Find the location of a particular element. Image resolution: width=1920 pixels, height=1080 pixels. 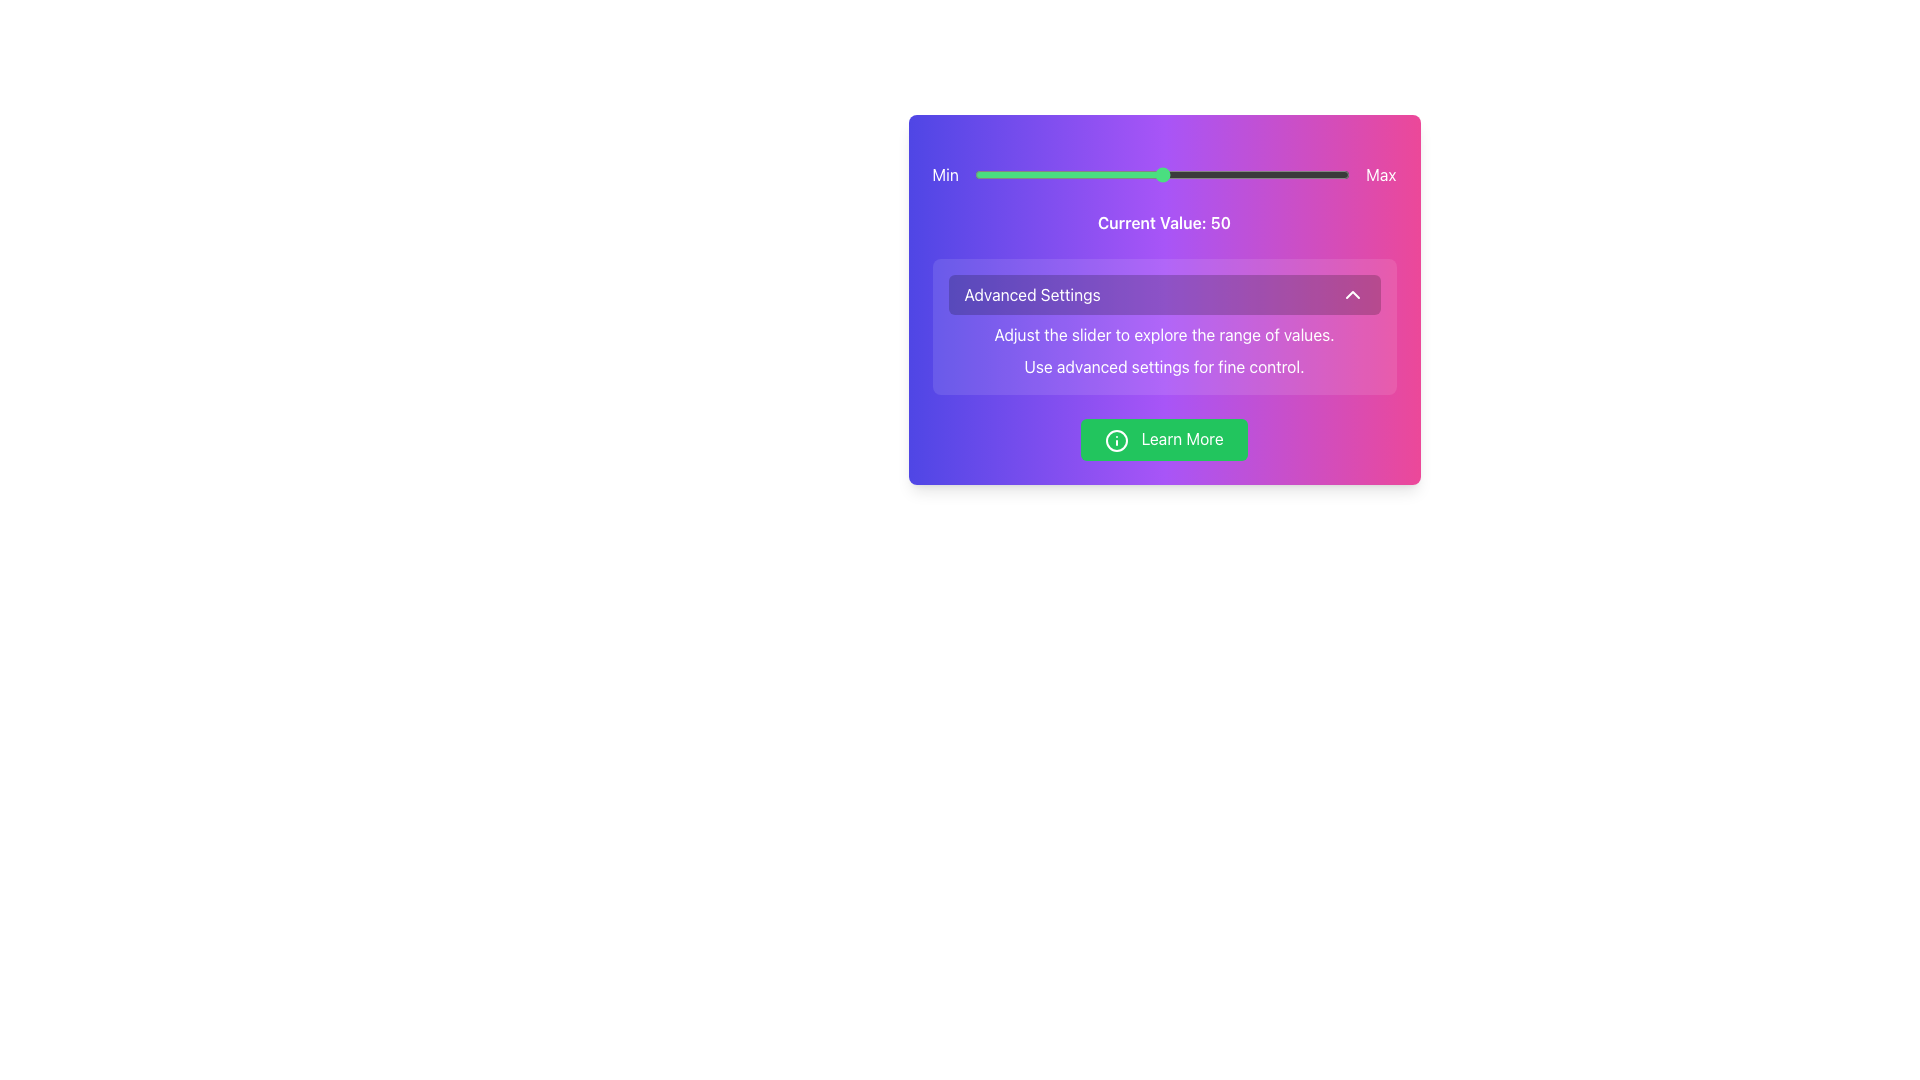

the value of the slider is located at coordinates (986, 173).